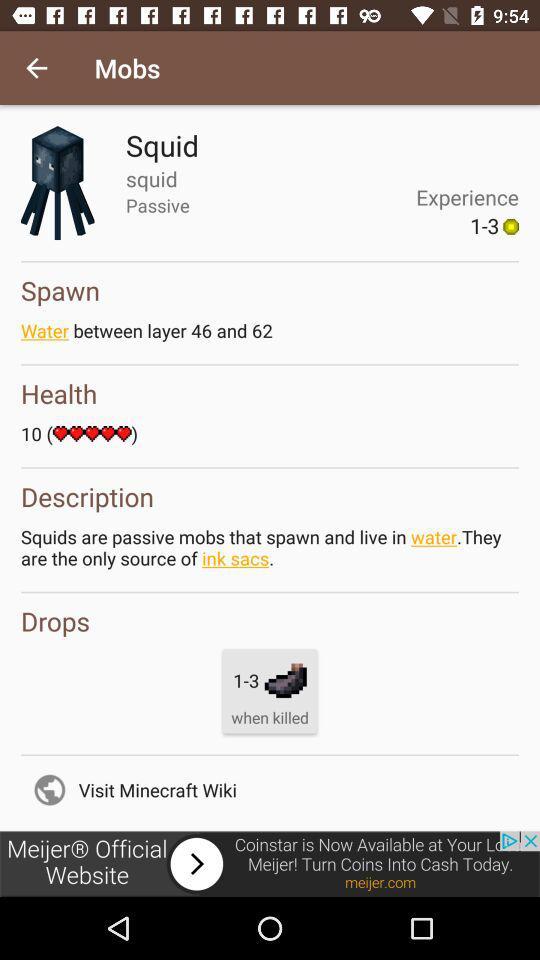  Describe the element at coordinates (270, 863) in the screenshot. I see `the picture` at that location.